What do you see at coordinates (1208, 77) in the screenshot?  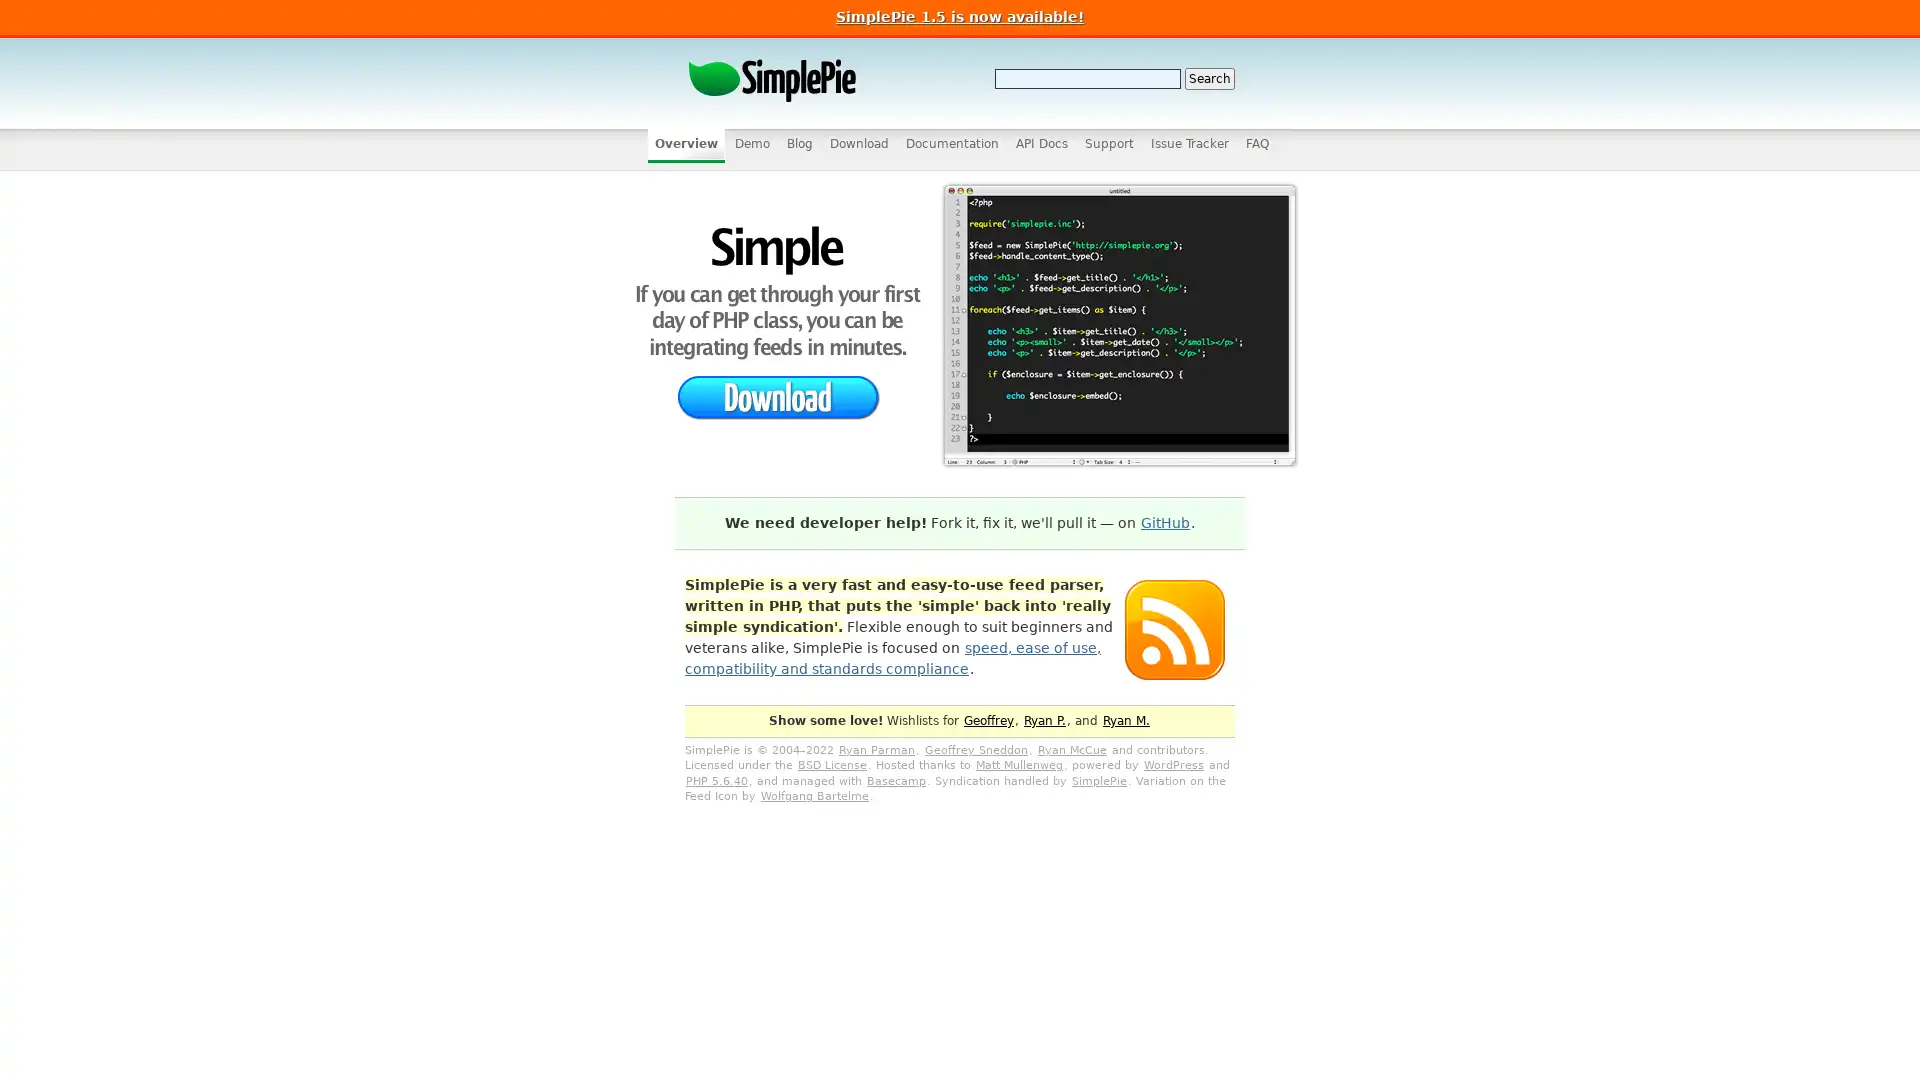 I see `Search` at bounding box center [1208, 77].